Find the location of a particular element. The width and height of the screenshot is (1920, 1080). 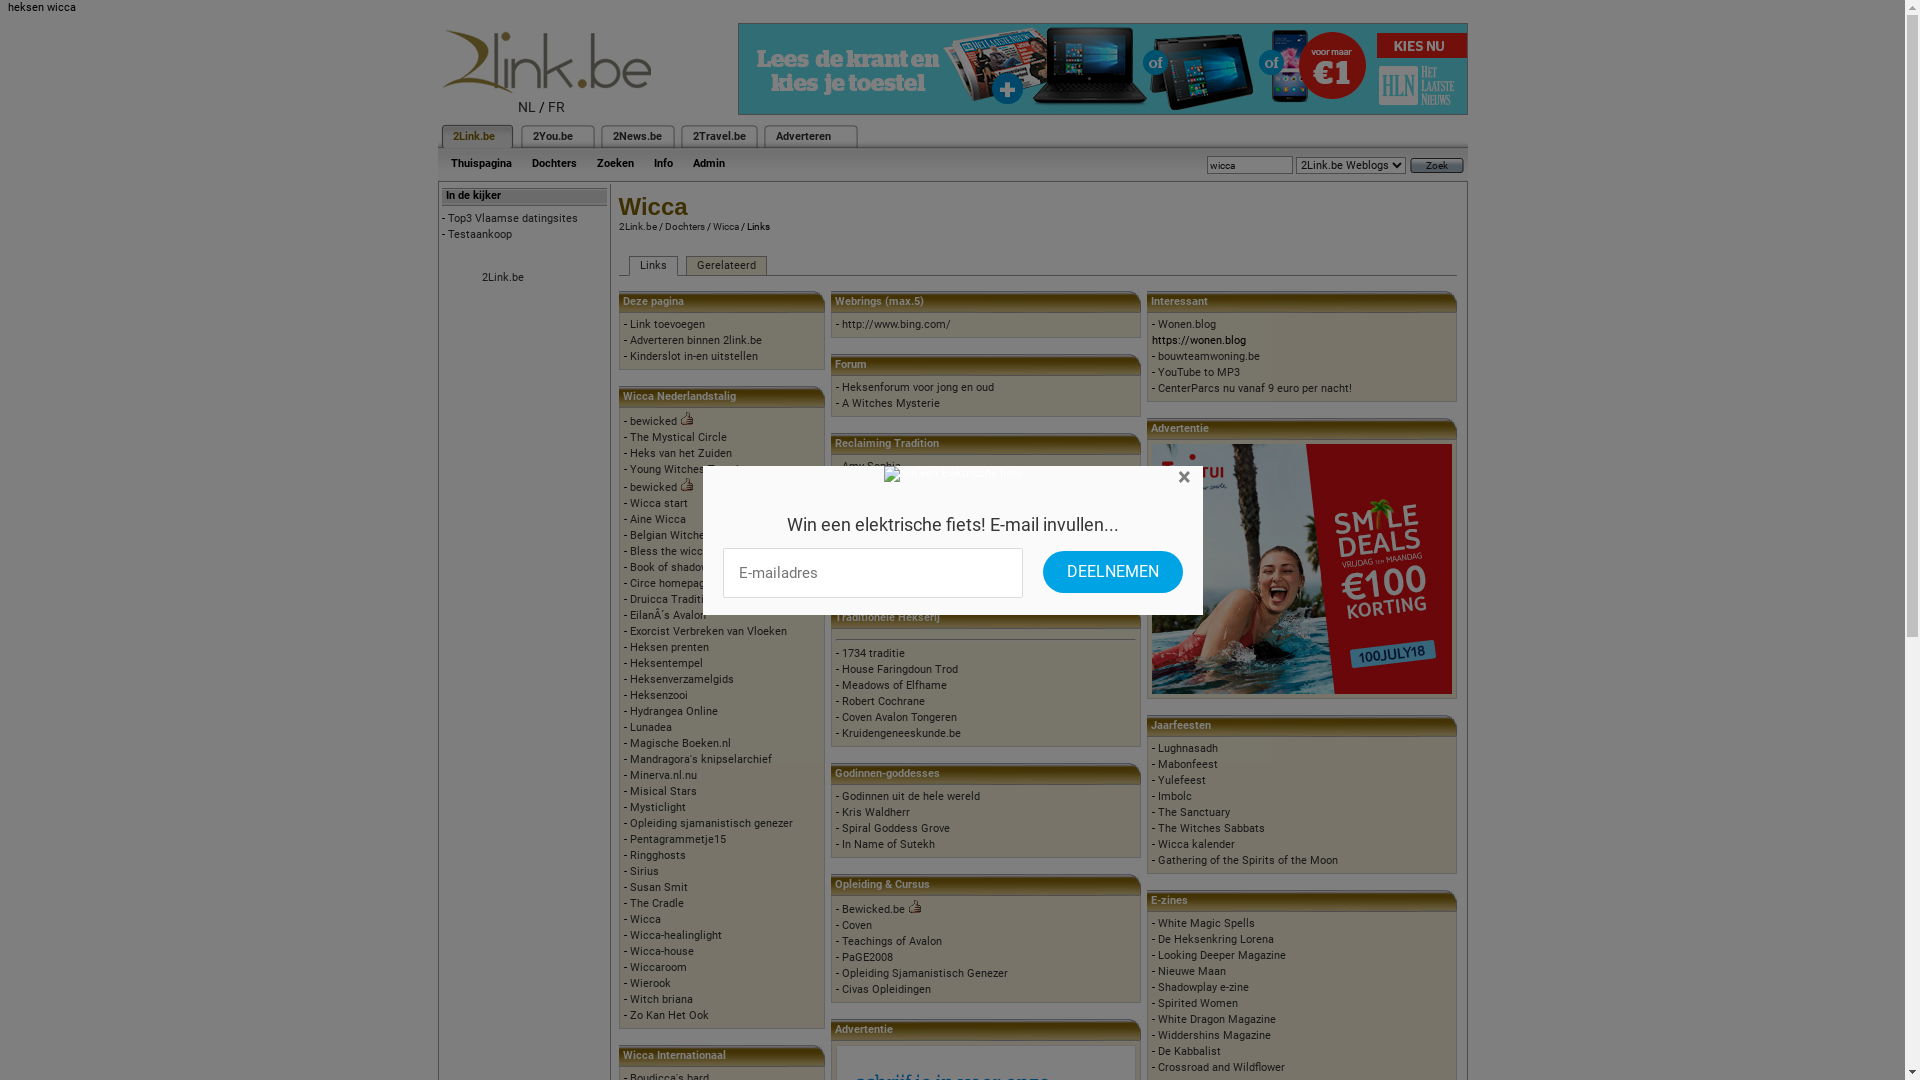

'Amy Sophia' is located at coordinates (871, 466).